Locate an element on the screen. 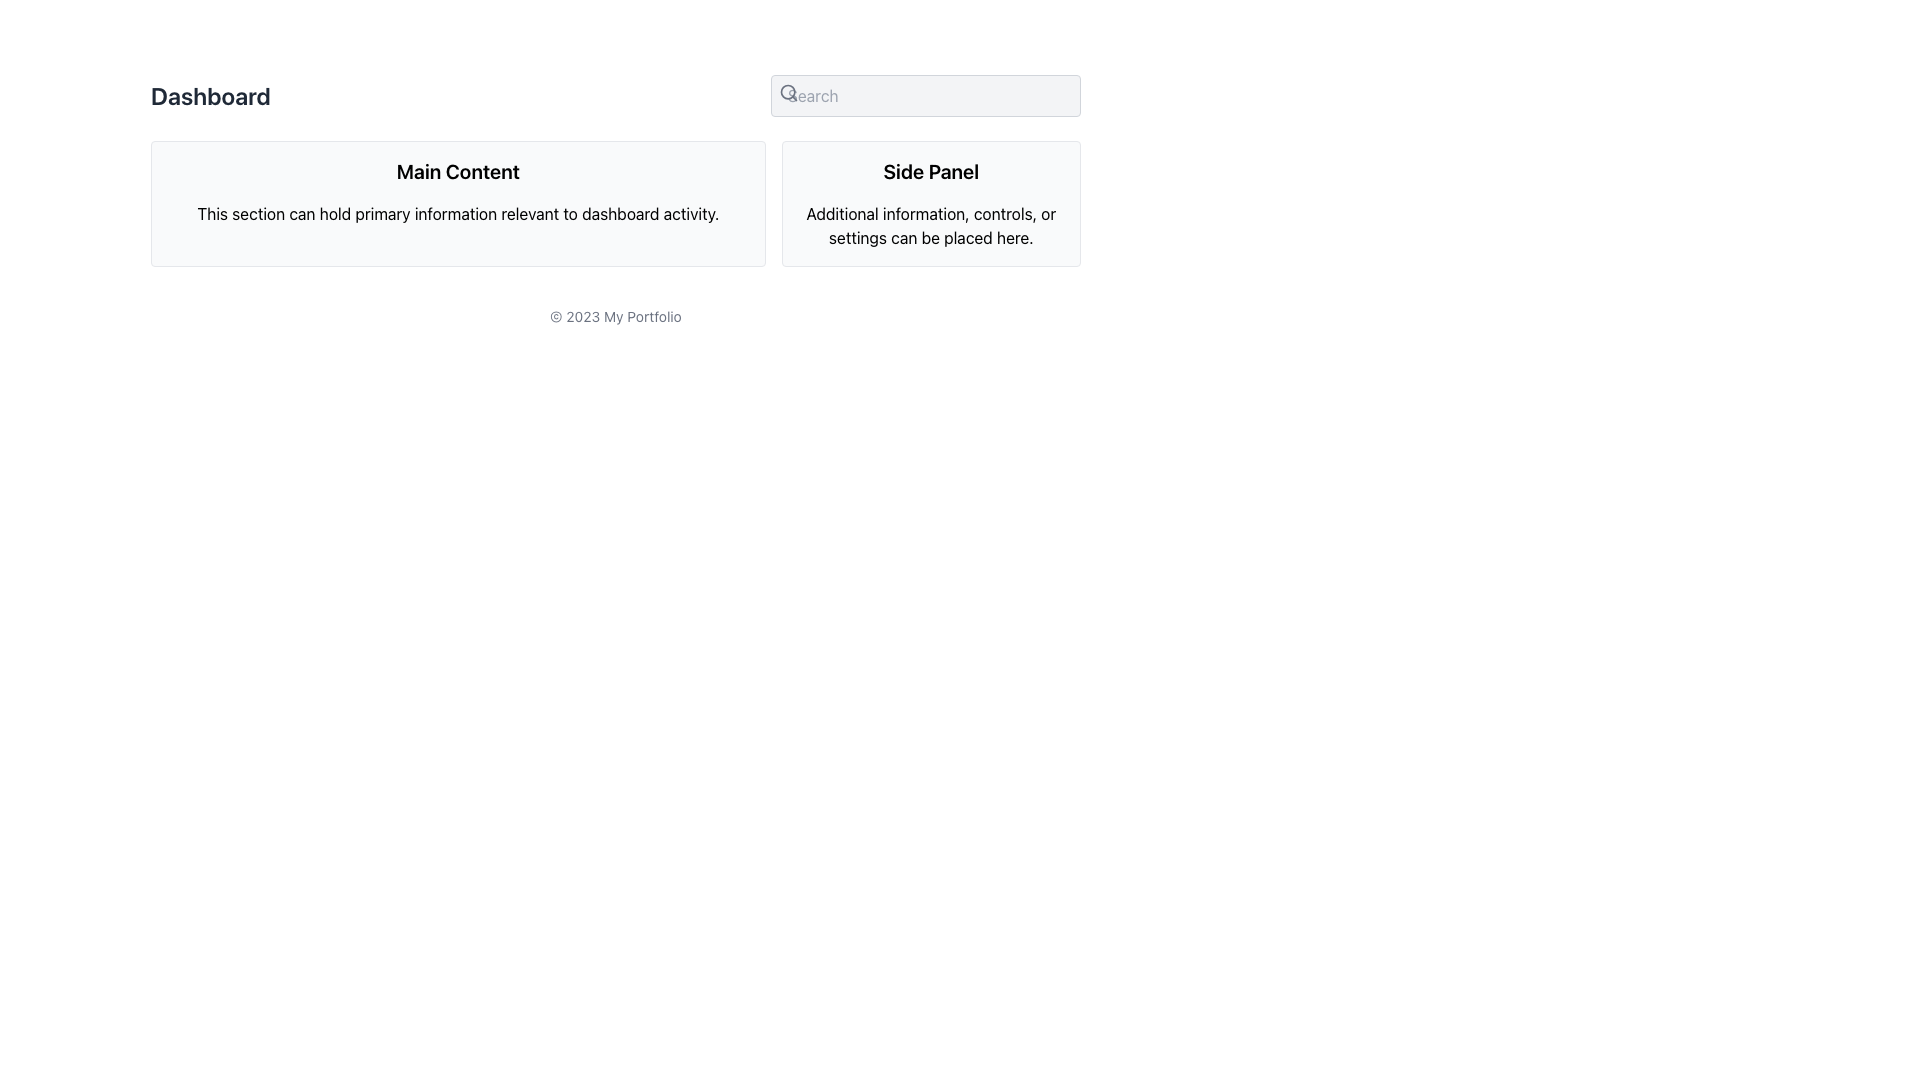  the Circular SVG component representing the search icon's handle, located near the top left corner of the search bar is located at coordinates (787, 92).